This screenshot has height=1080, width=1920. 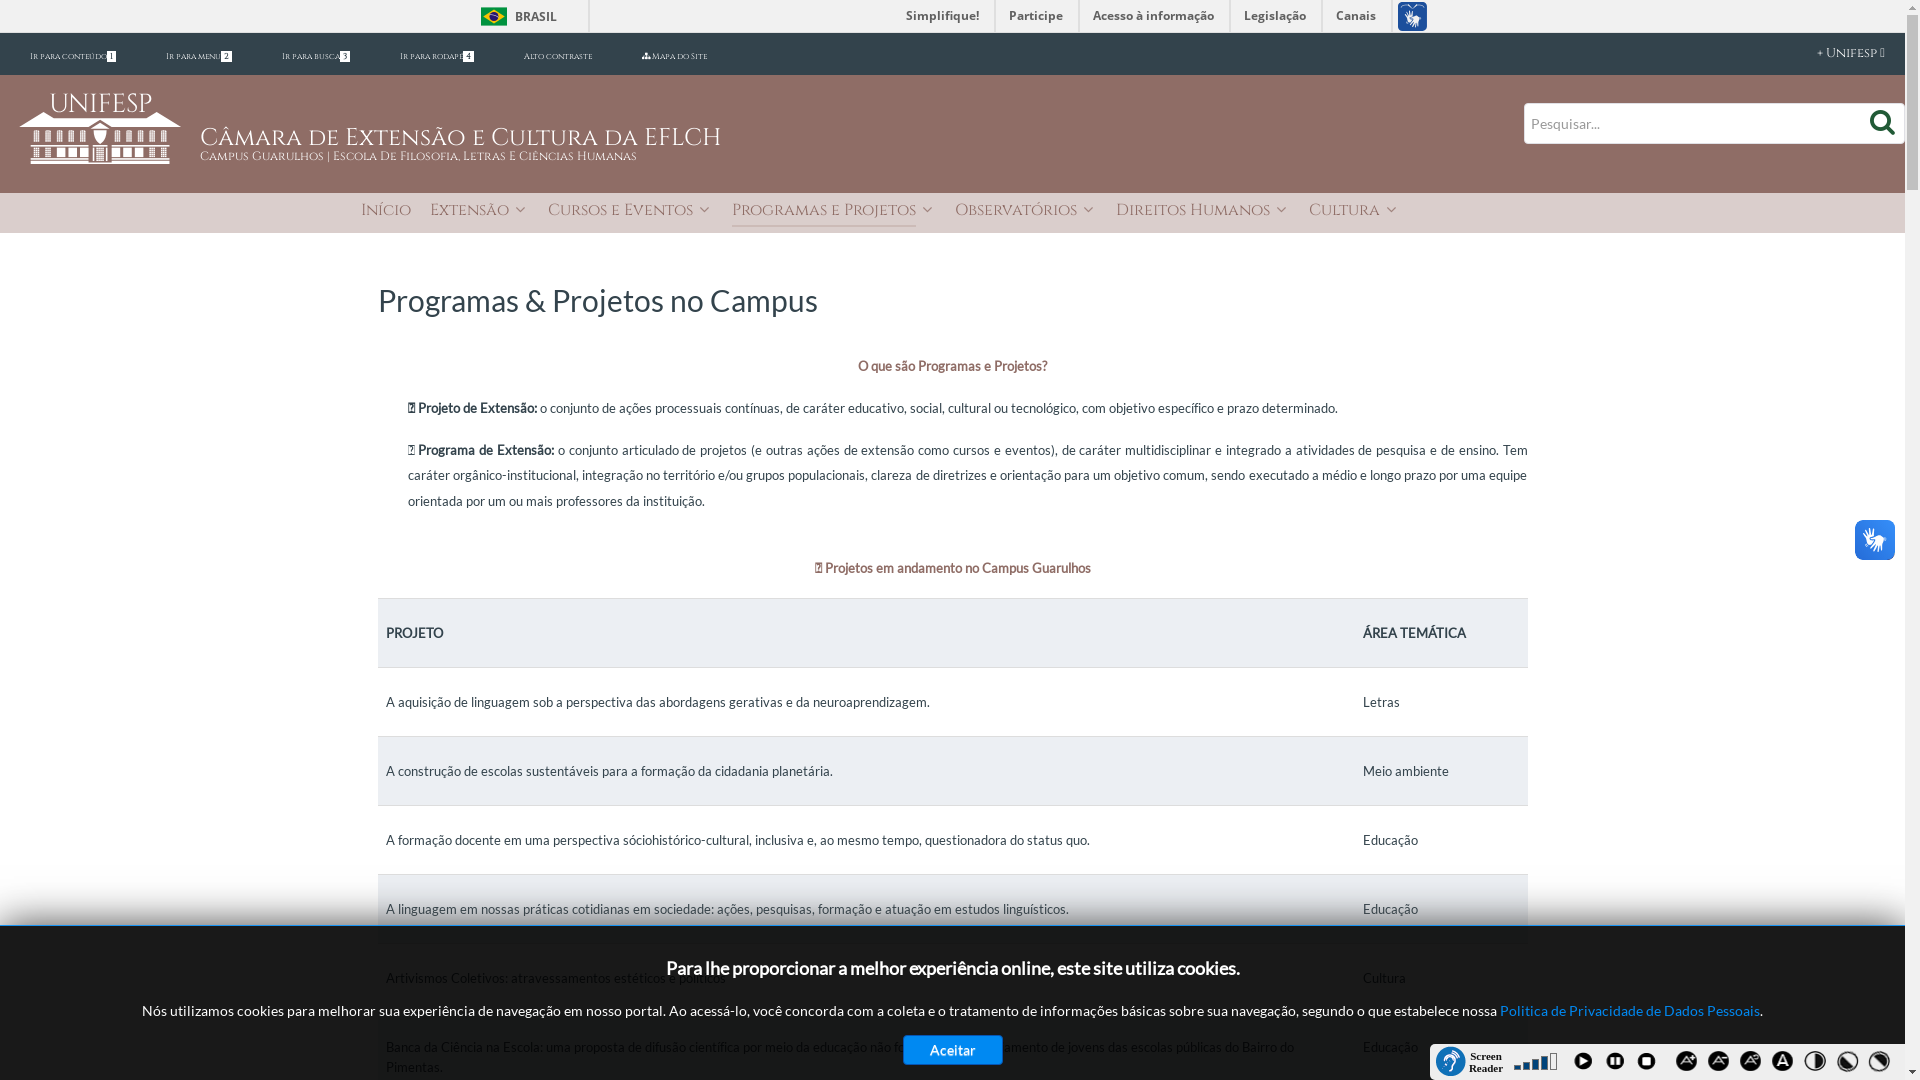 What do you see at coordinates (1630, 1010) in the screenshot?
I see `'Politica de Privacidade de Dados Pessoais'` at bounding box center [1630, 1010].